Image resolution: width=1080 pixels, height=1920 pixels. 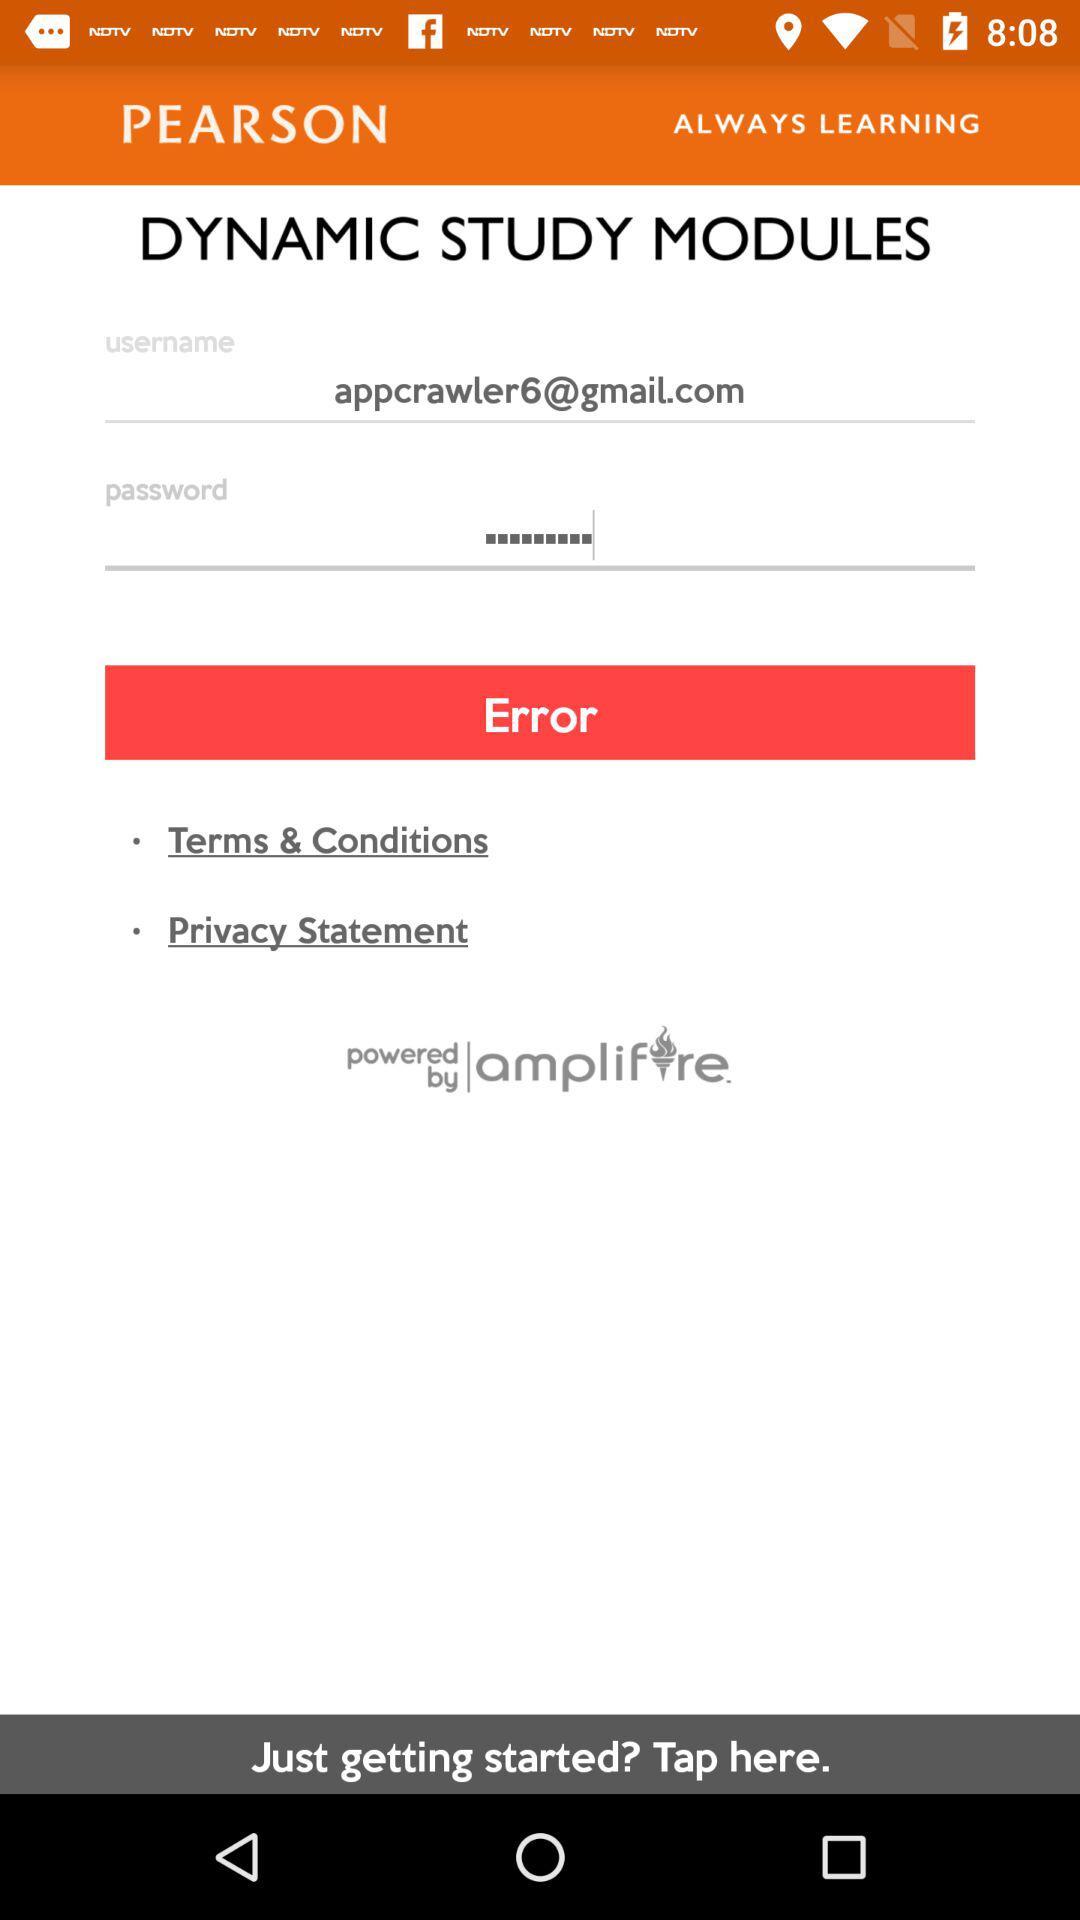 I want to click on the just getting started button, so click(x=540, y=1753).